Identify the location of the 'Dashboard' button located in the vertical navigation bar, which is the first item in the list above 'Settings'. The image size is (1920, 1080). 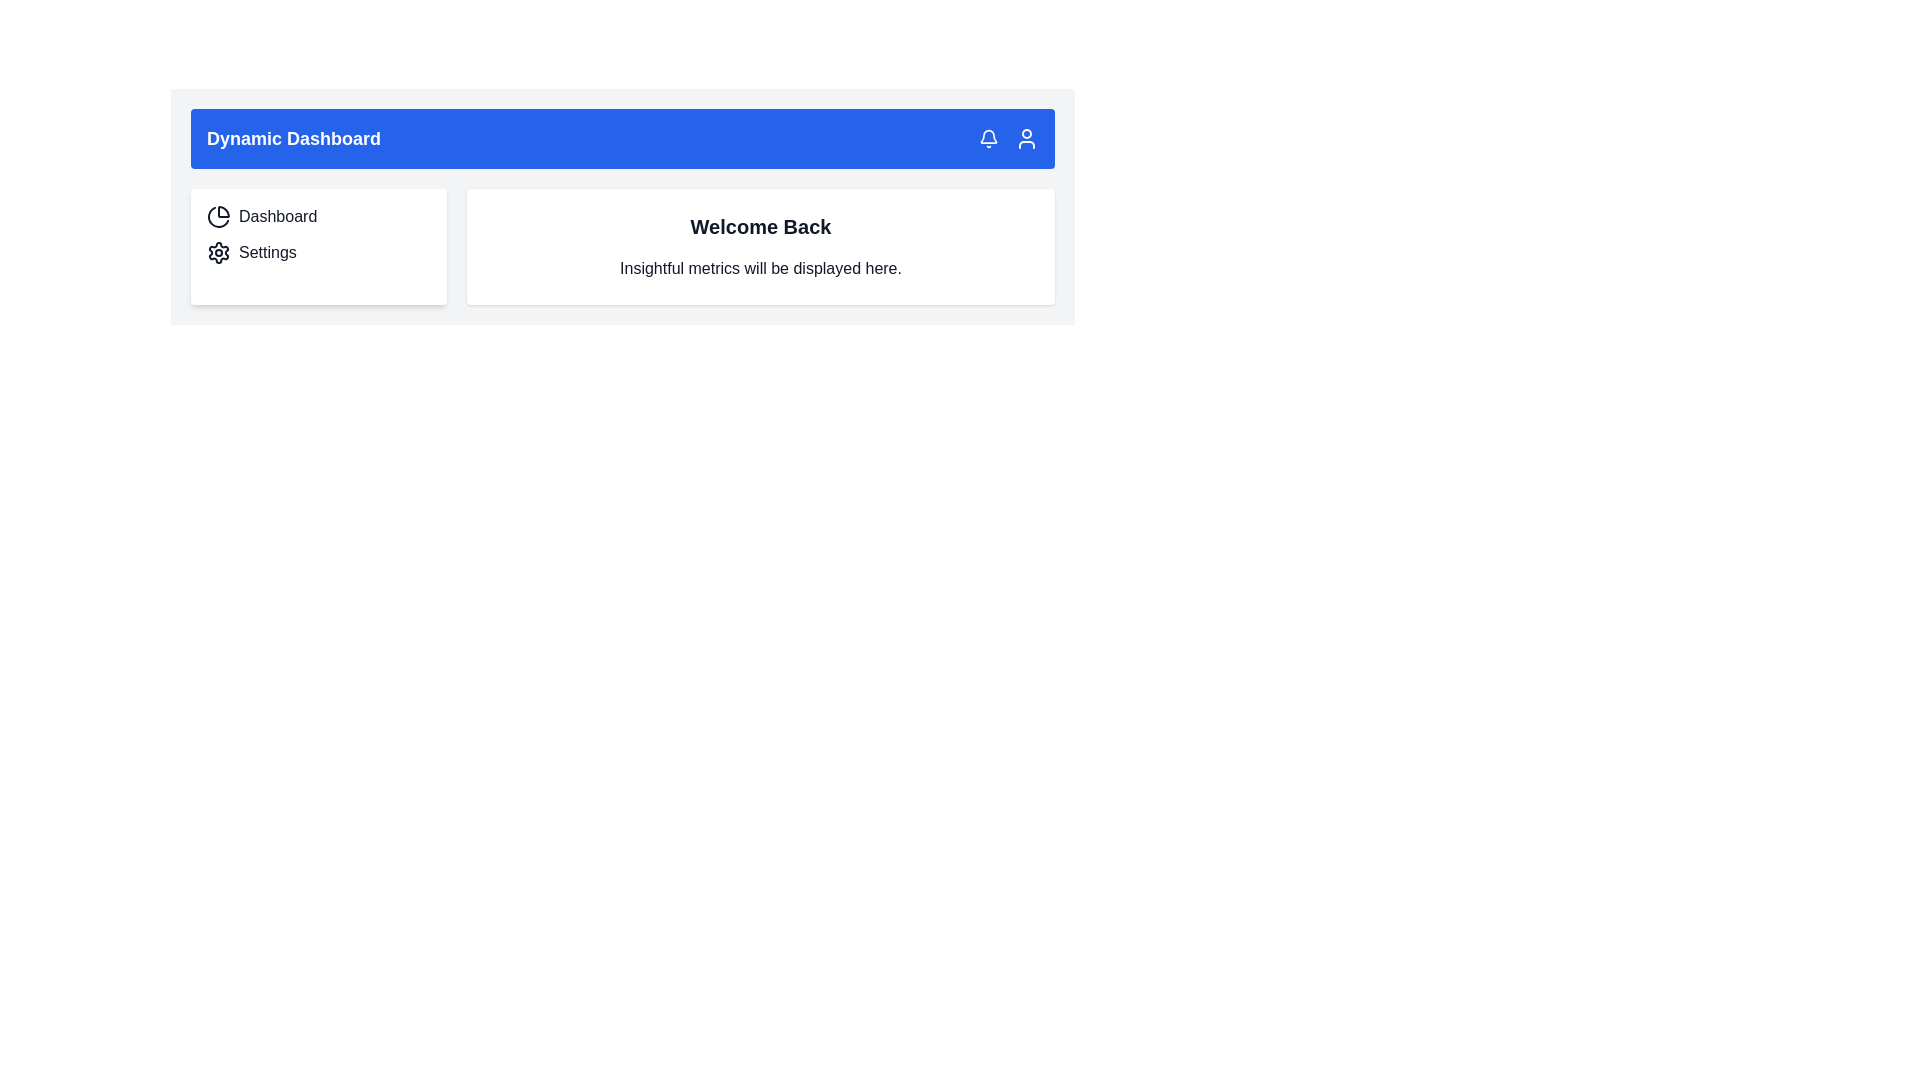
(317, 216).